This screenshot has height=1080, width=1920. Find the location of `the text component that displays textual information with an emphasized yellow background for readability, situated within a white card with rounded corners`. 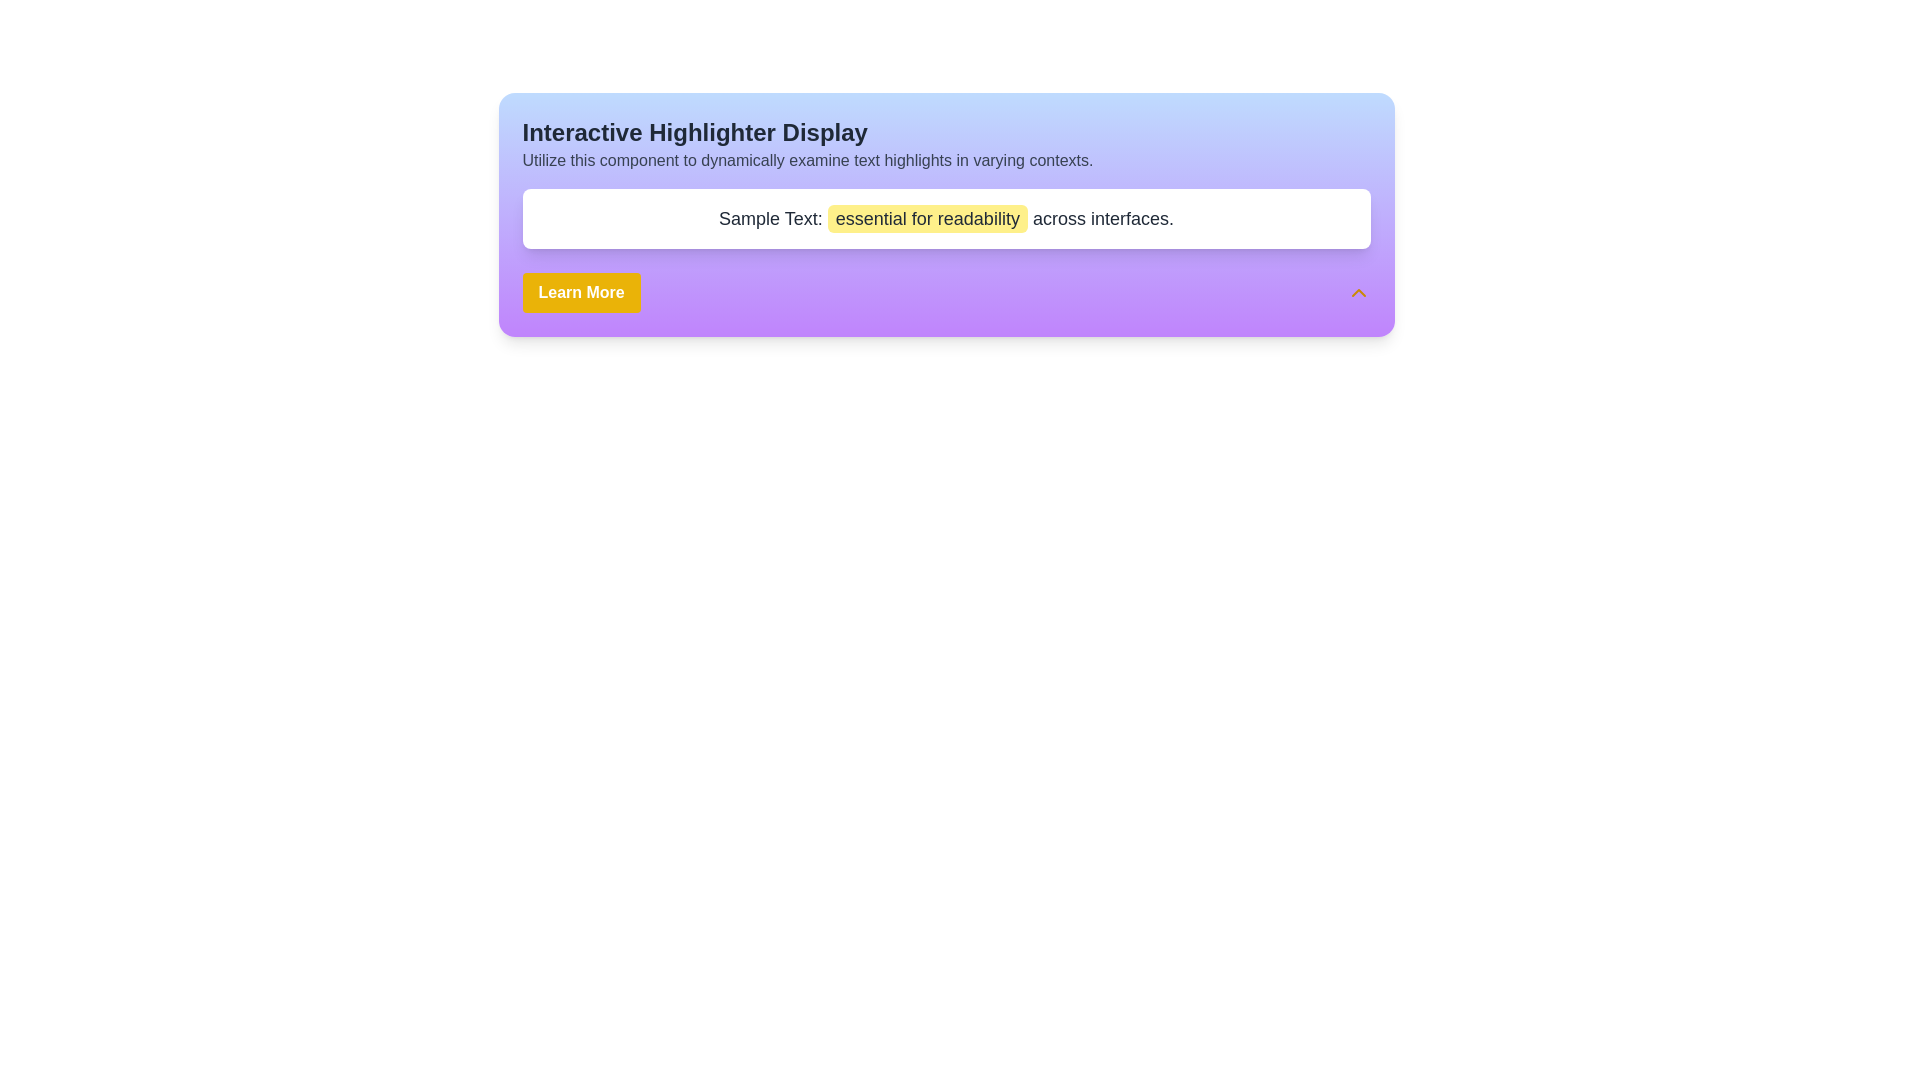

the text component that displays textual information with an emphasized yellow background for readability, situated within a white card with rounded corners is located at coordinates (945, 219).